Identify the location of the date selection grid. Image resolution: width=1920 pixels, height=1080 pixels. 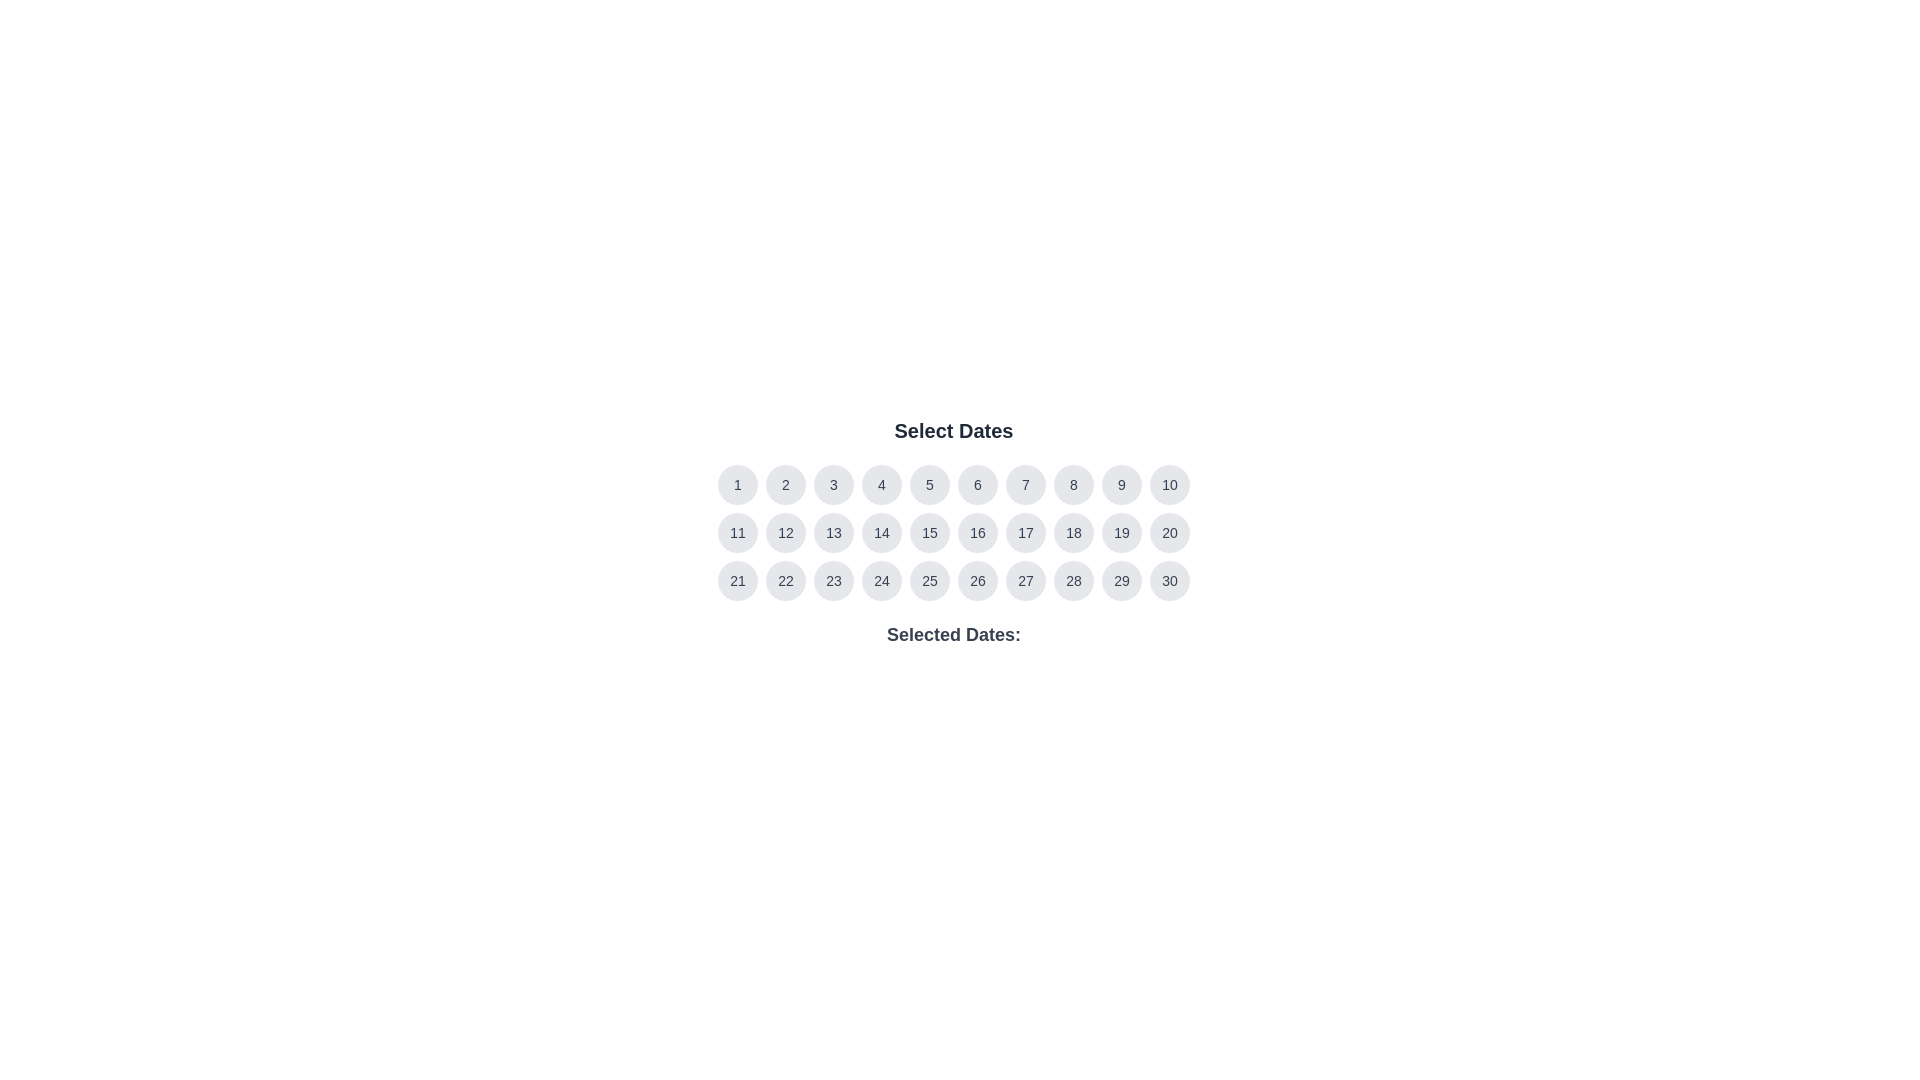
(953, 531).